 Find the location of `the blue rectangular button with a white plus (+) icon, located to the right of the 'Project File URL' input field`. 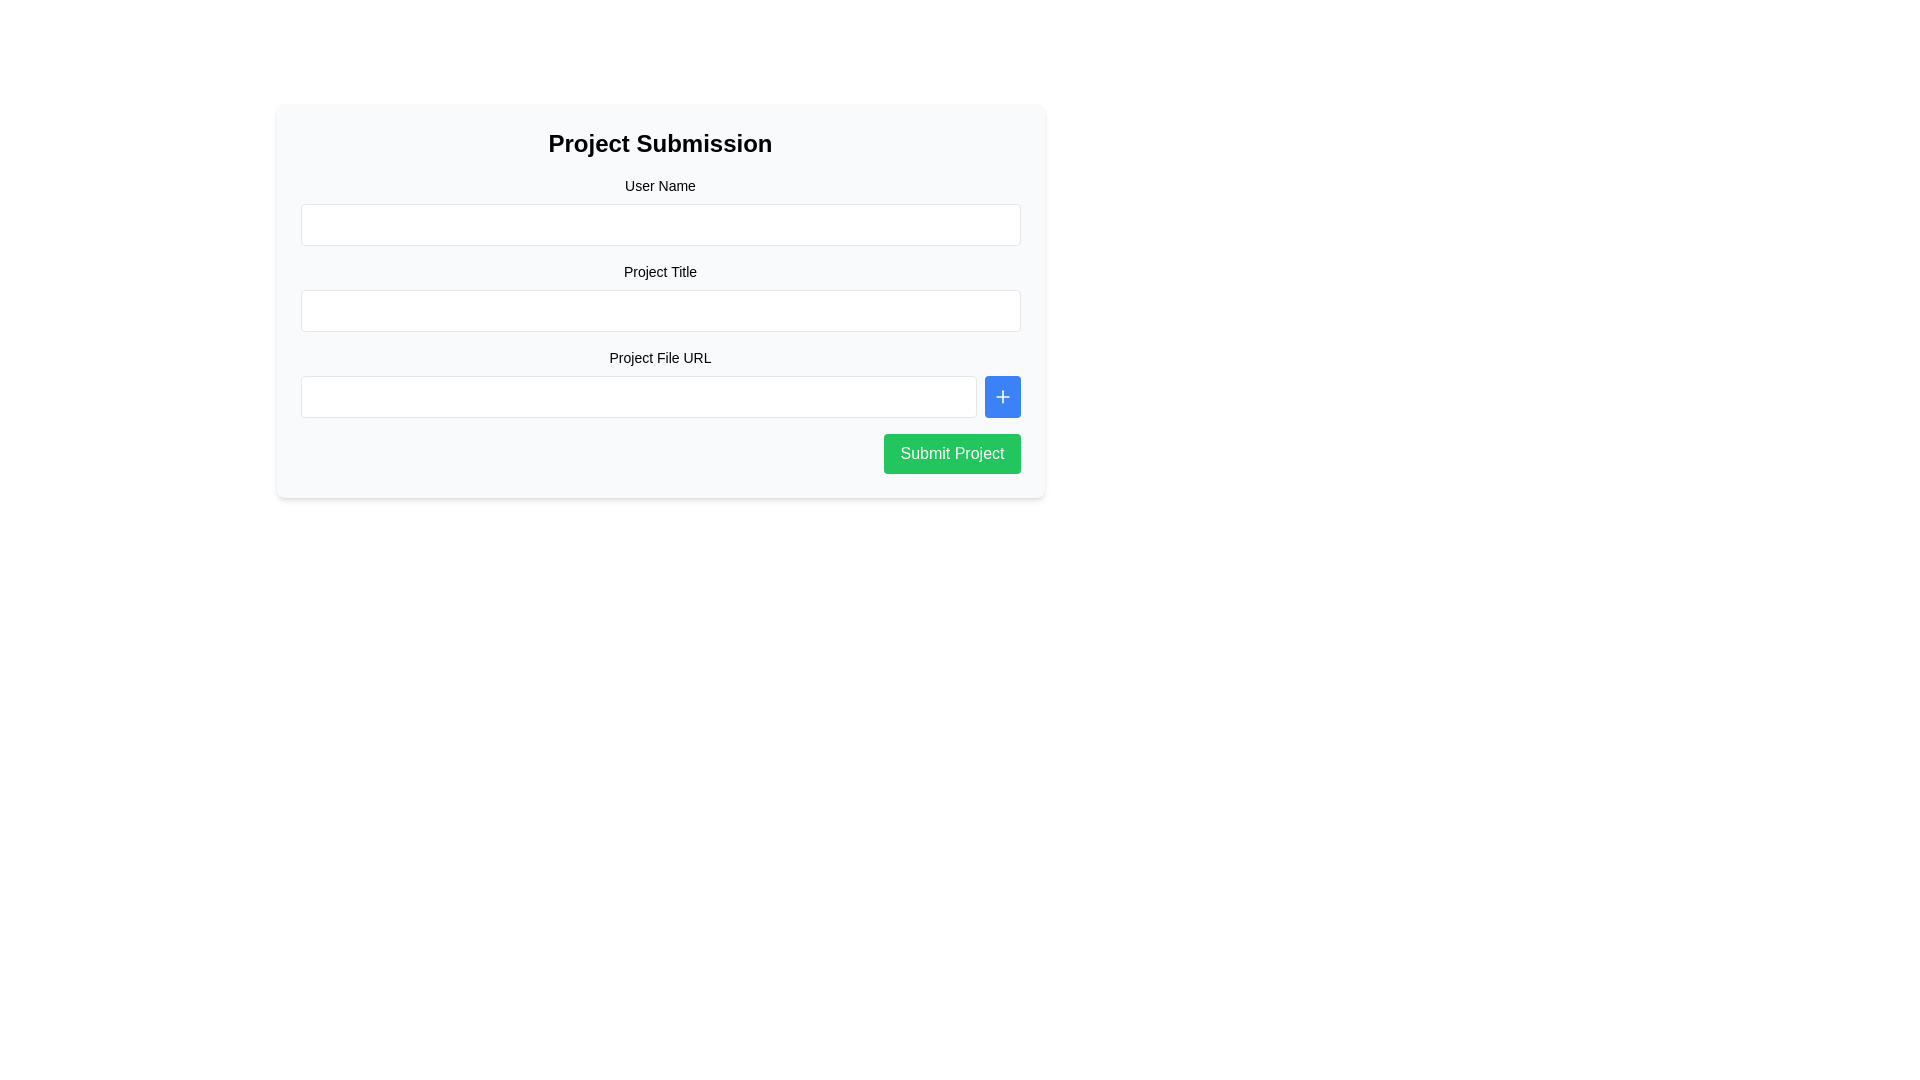

the blue rectangular button with a white plus (+) icon, located to the right of the 'Project File URL' input field is located at coordinates (1002, 397).